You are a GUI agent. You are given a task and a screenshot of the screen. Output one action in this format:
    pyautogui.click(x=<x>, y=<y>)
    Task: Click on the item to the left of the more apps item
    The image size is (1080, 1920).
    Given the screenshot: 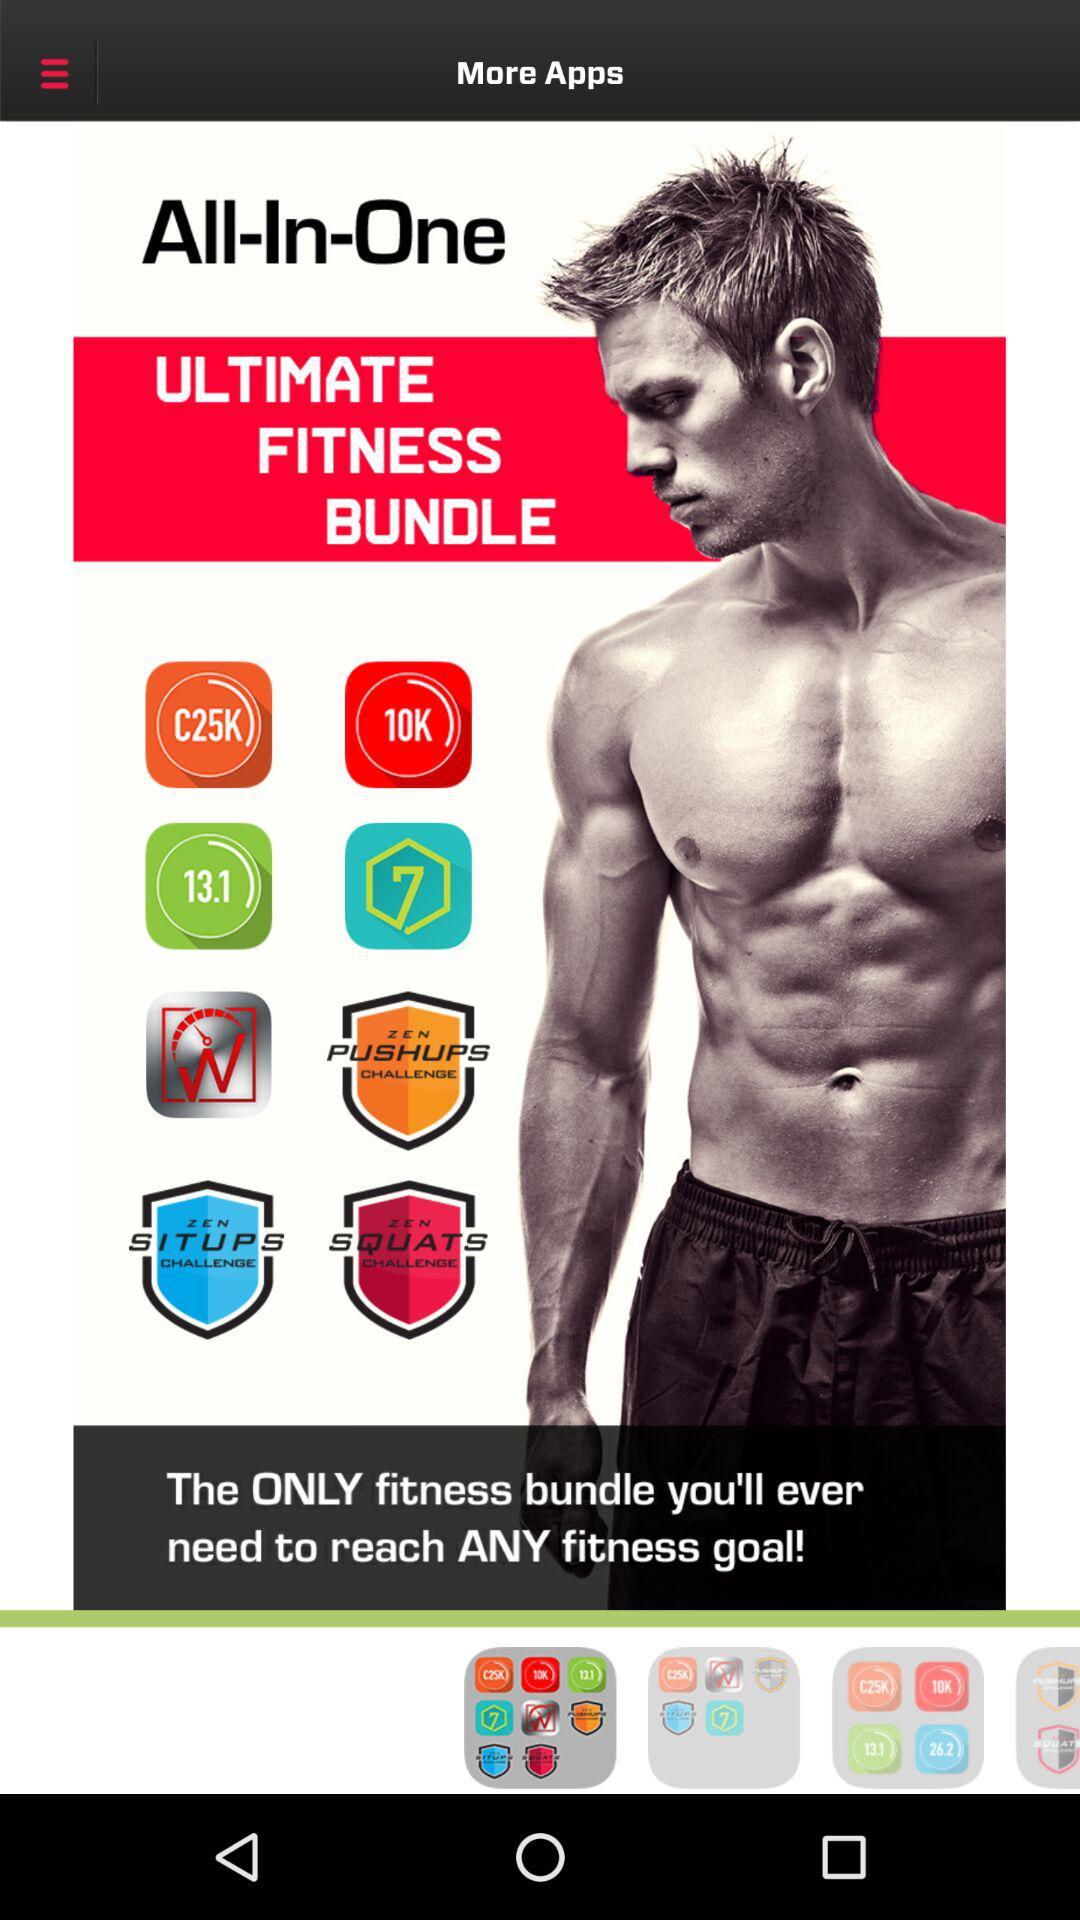 What is the action you would take?
    pyautogui.click(x=53, y=73)
    